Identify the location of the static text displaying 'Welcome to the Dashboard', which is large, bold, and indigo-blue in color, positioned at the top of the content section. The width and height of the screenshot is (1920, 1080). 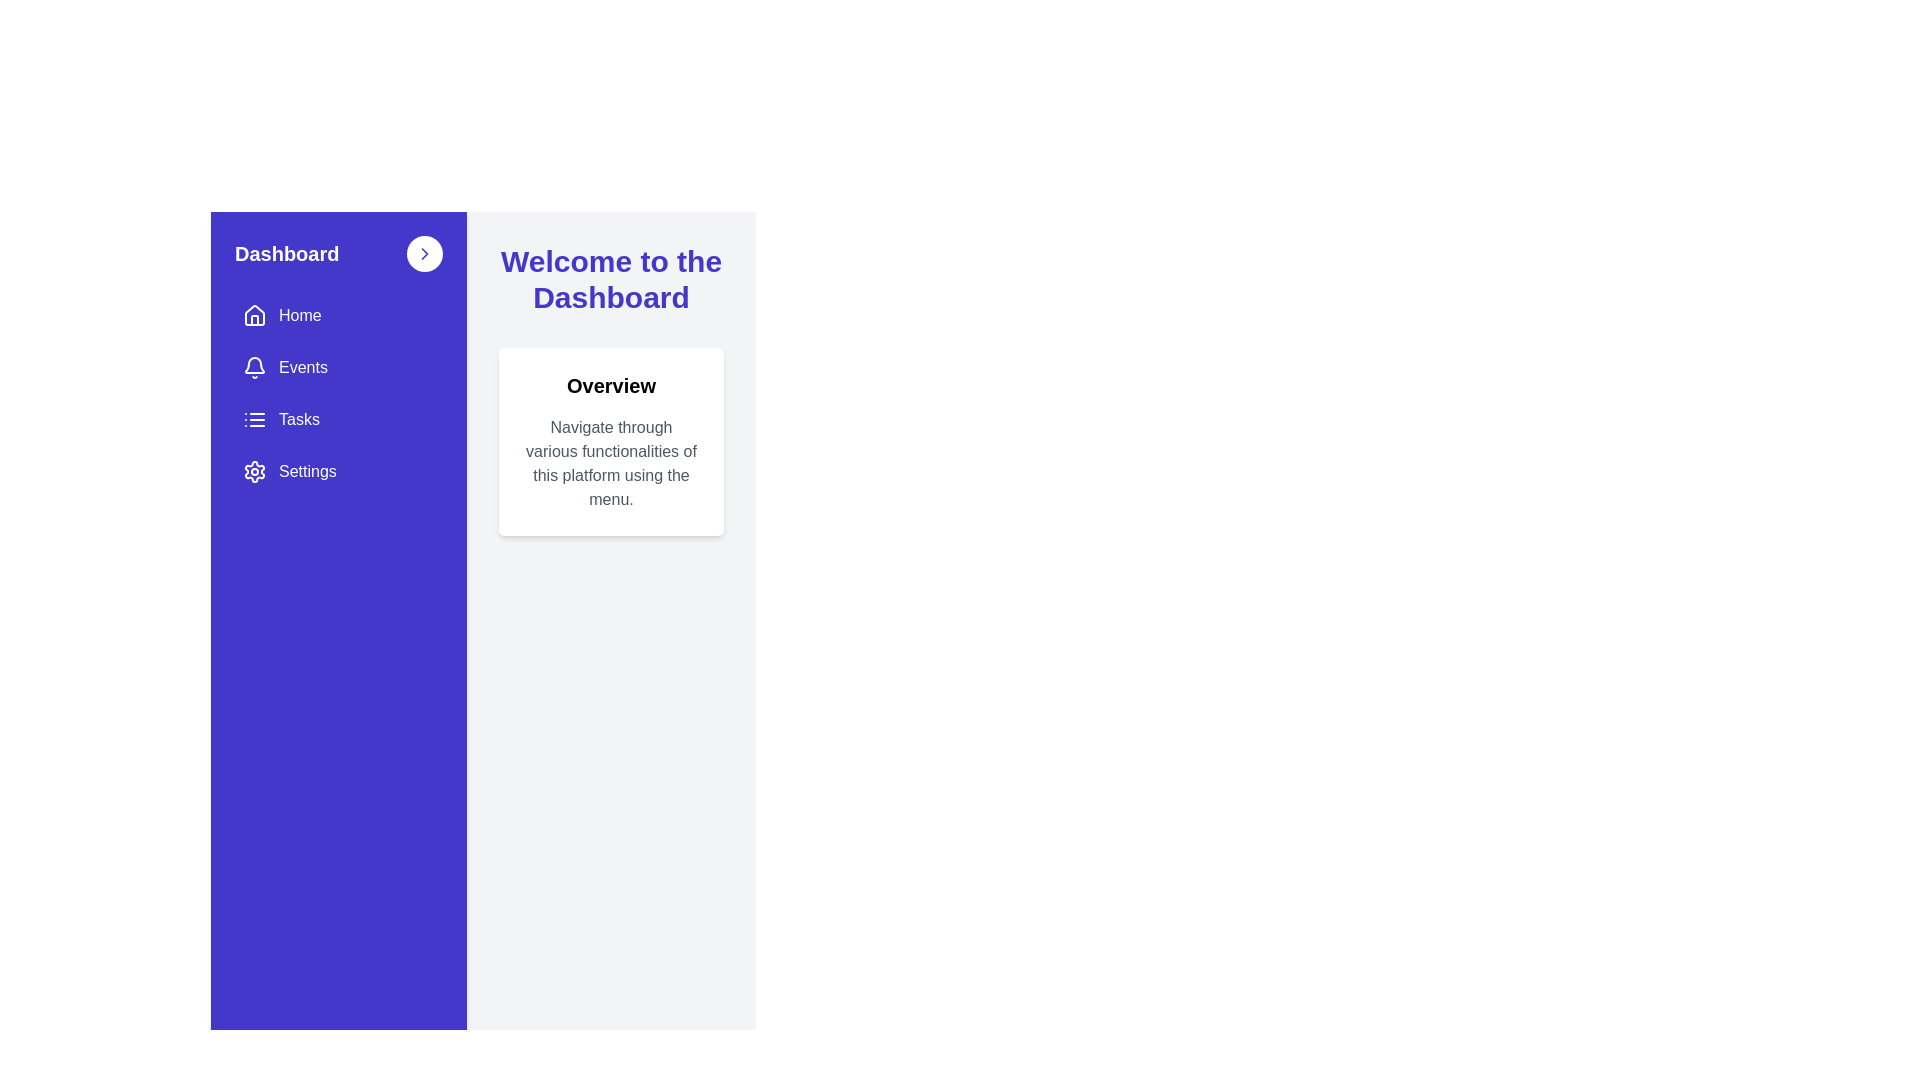
(610, 280).